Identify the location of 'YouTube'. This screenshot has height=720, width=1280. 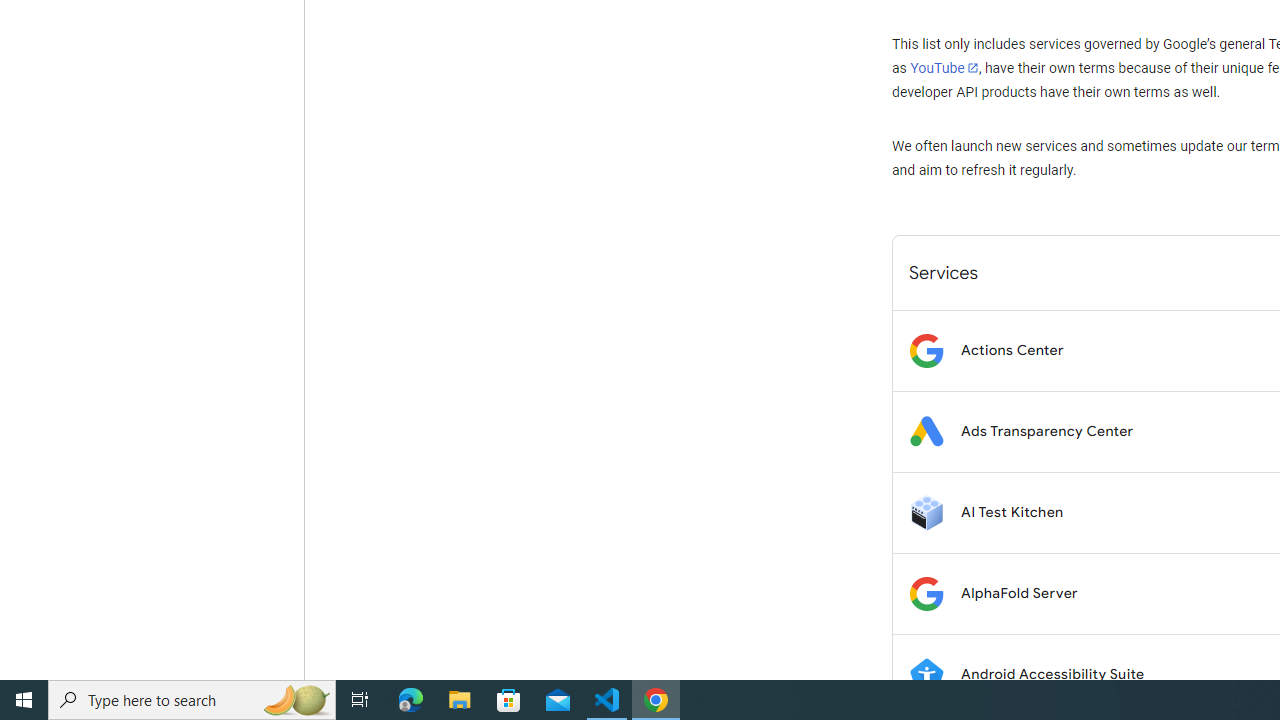
(943, 67).